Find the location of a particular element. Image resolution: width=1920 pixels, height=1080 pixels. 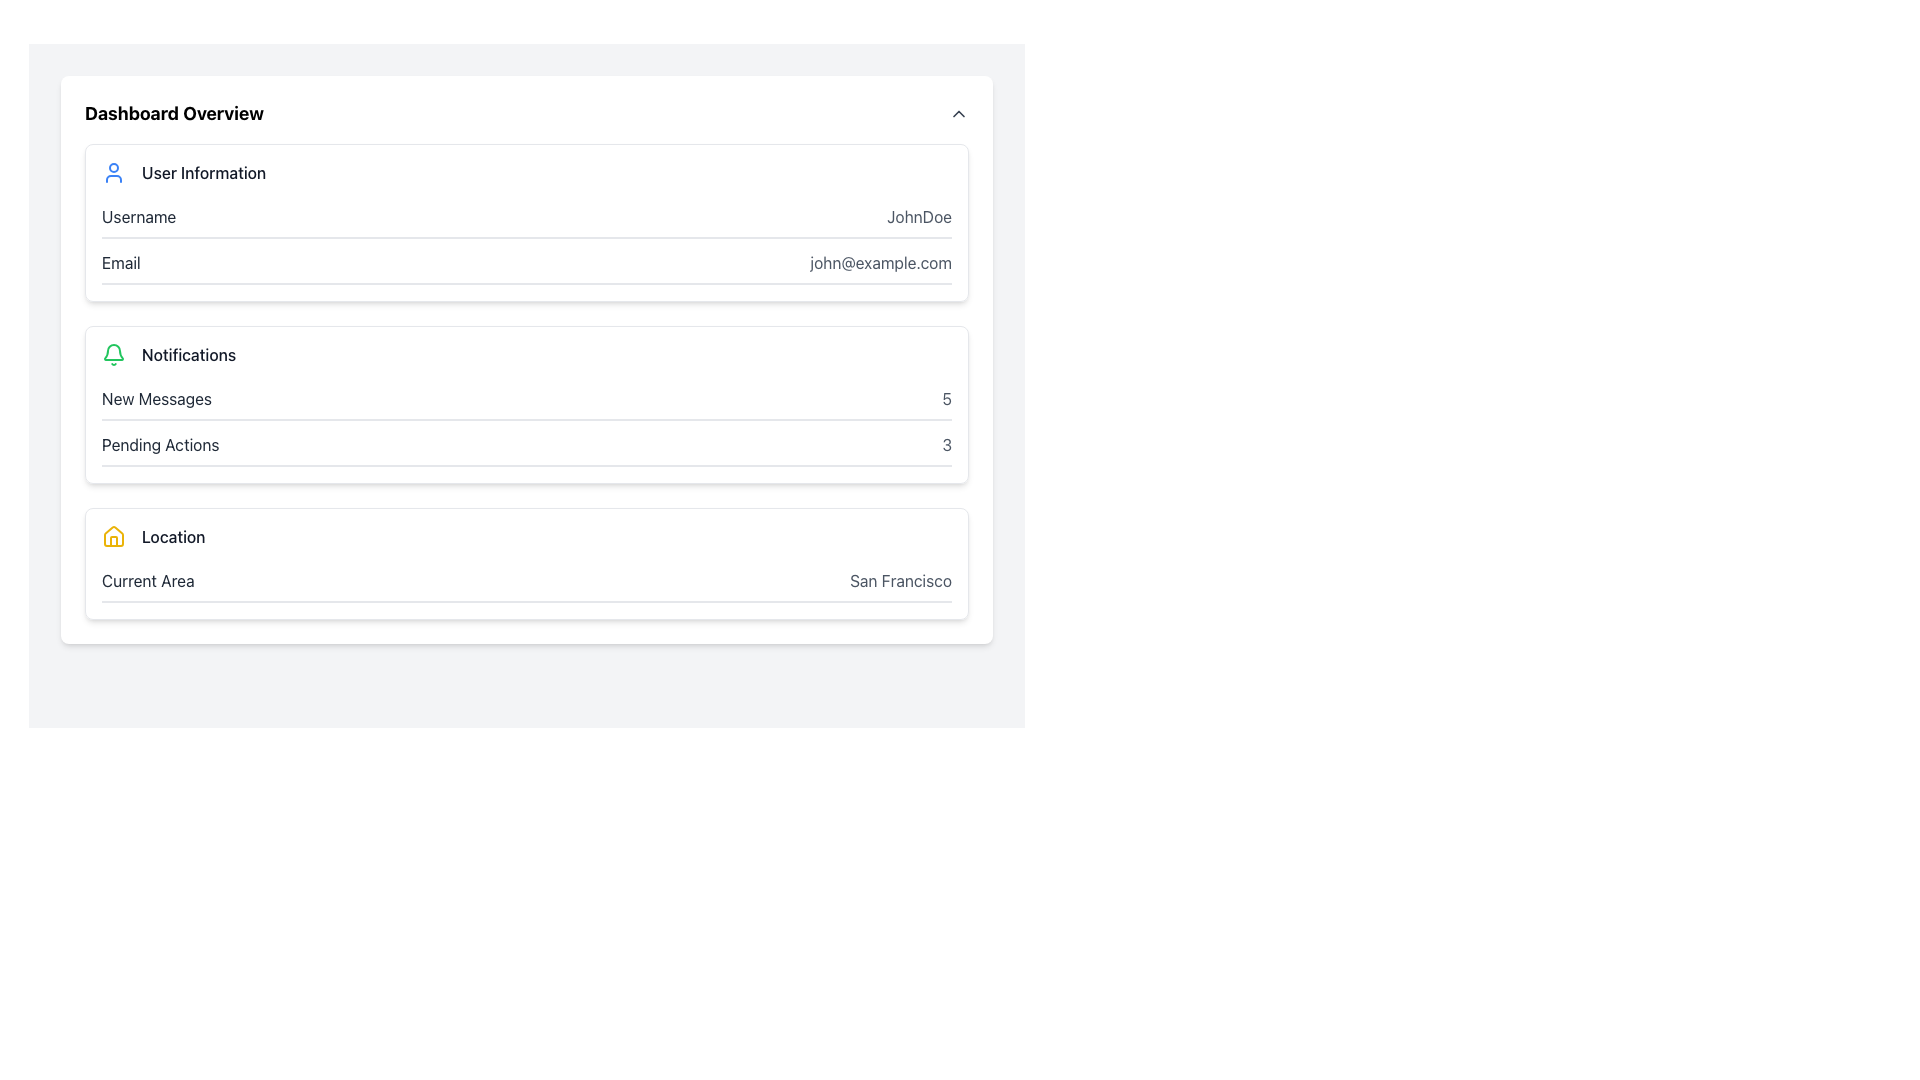

the 'Notifications' static text label, which is styled in dark gray and positioned near a green bell icon in the dashboard overview is located at coordinates (189, 353).